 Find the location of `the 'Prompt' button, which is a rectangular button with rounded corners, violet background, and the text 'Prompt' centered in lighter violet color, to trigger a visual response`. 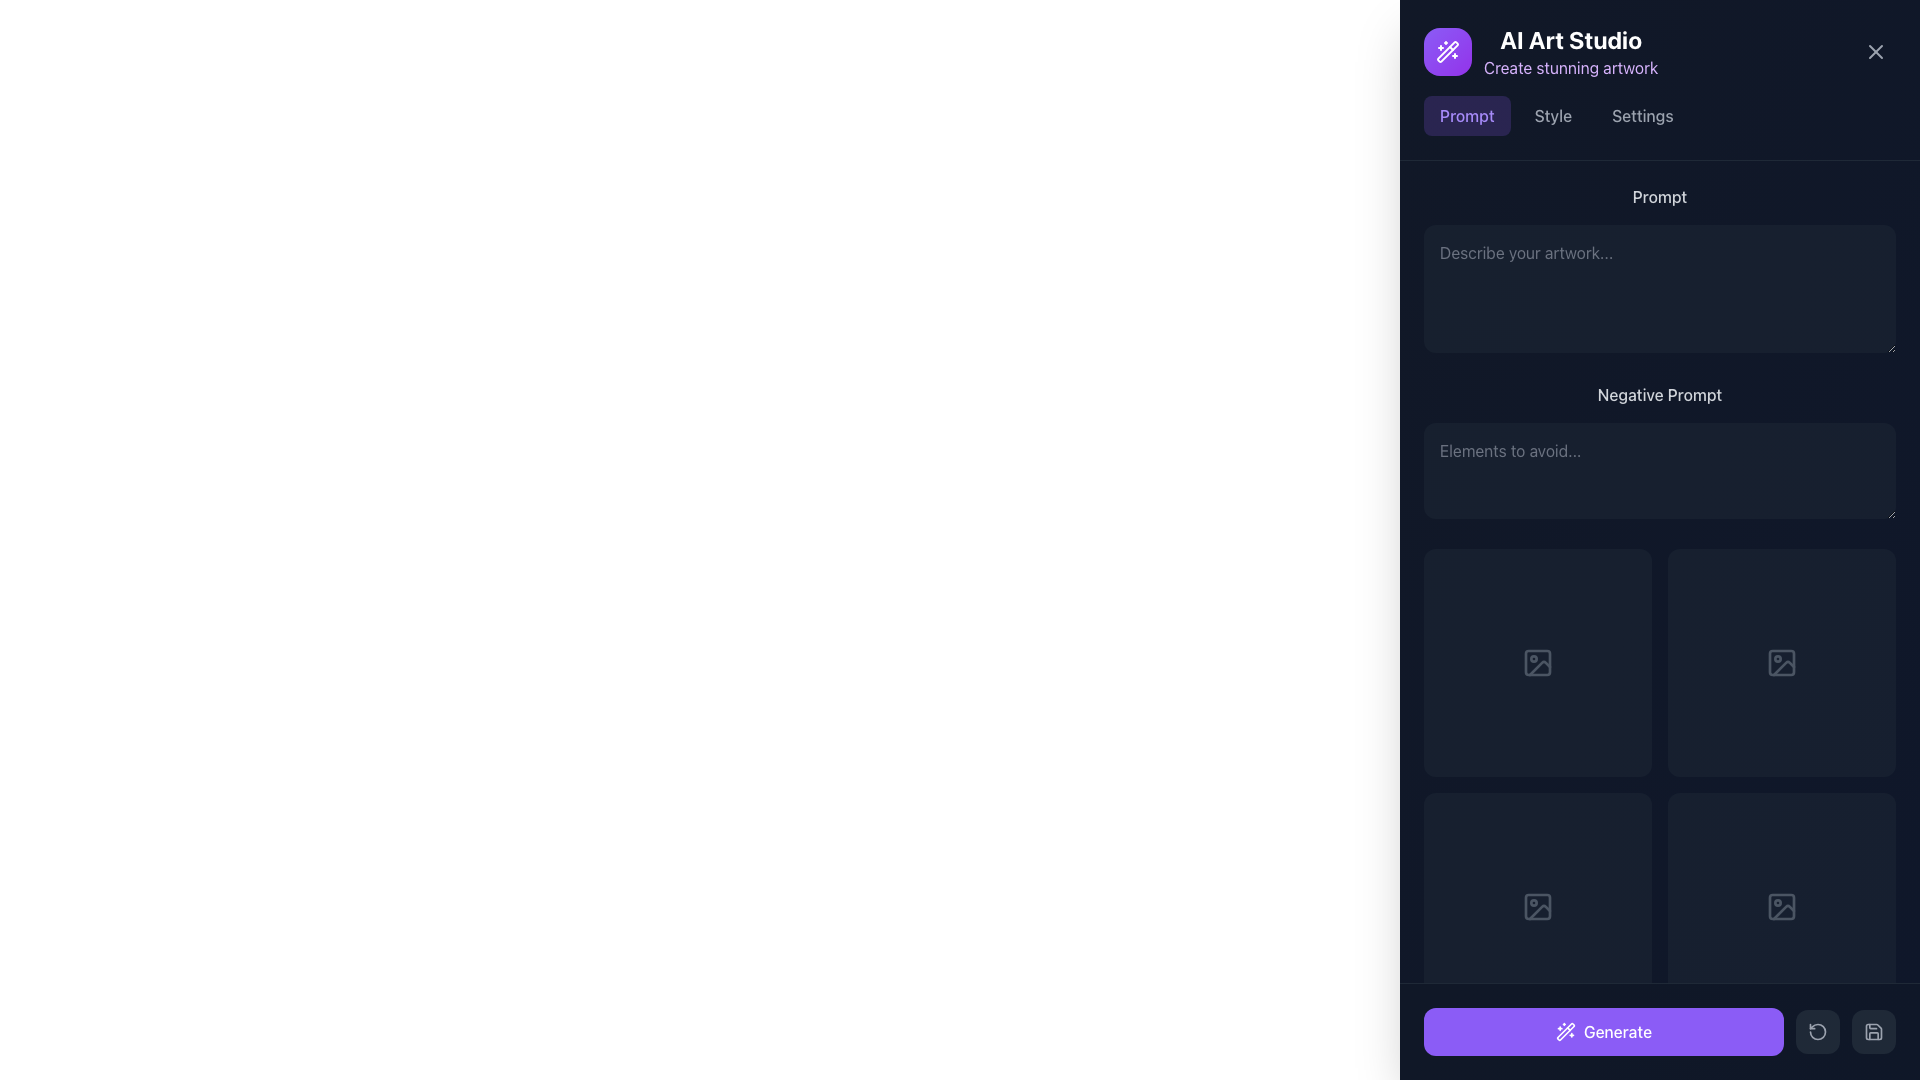

the 'Prompt' button, which is a rectangular button with rounded corners, violet background, and the text 'Prompt' centered in lighter violet color, to trigger a visual response is located at coordinates (1467, 115).